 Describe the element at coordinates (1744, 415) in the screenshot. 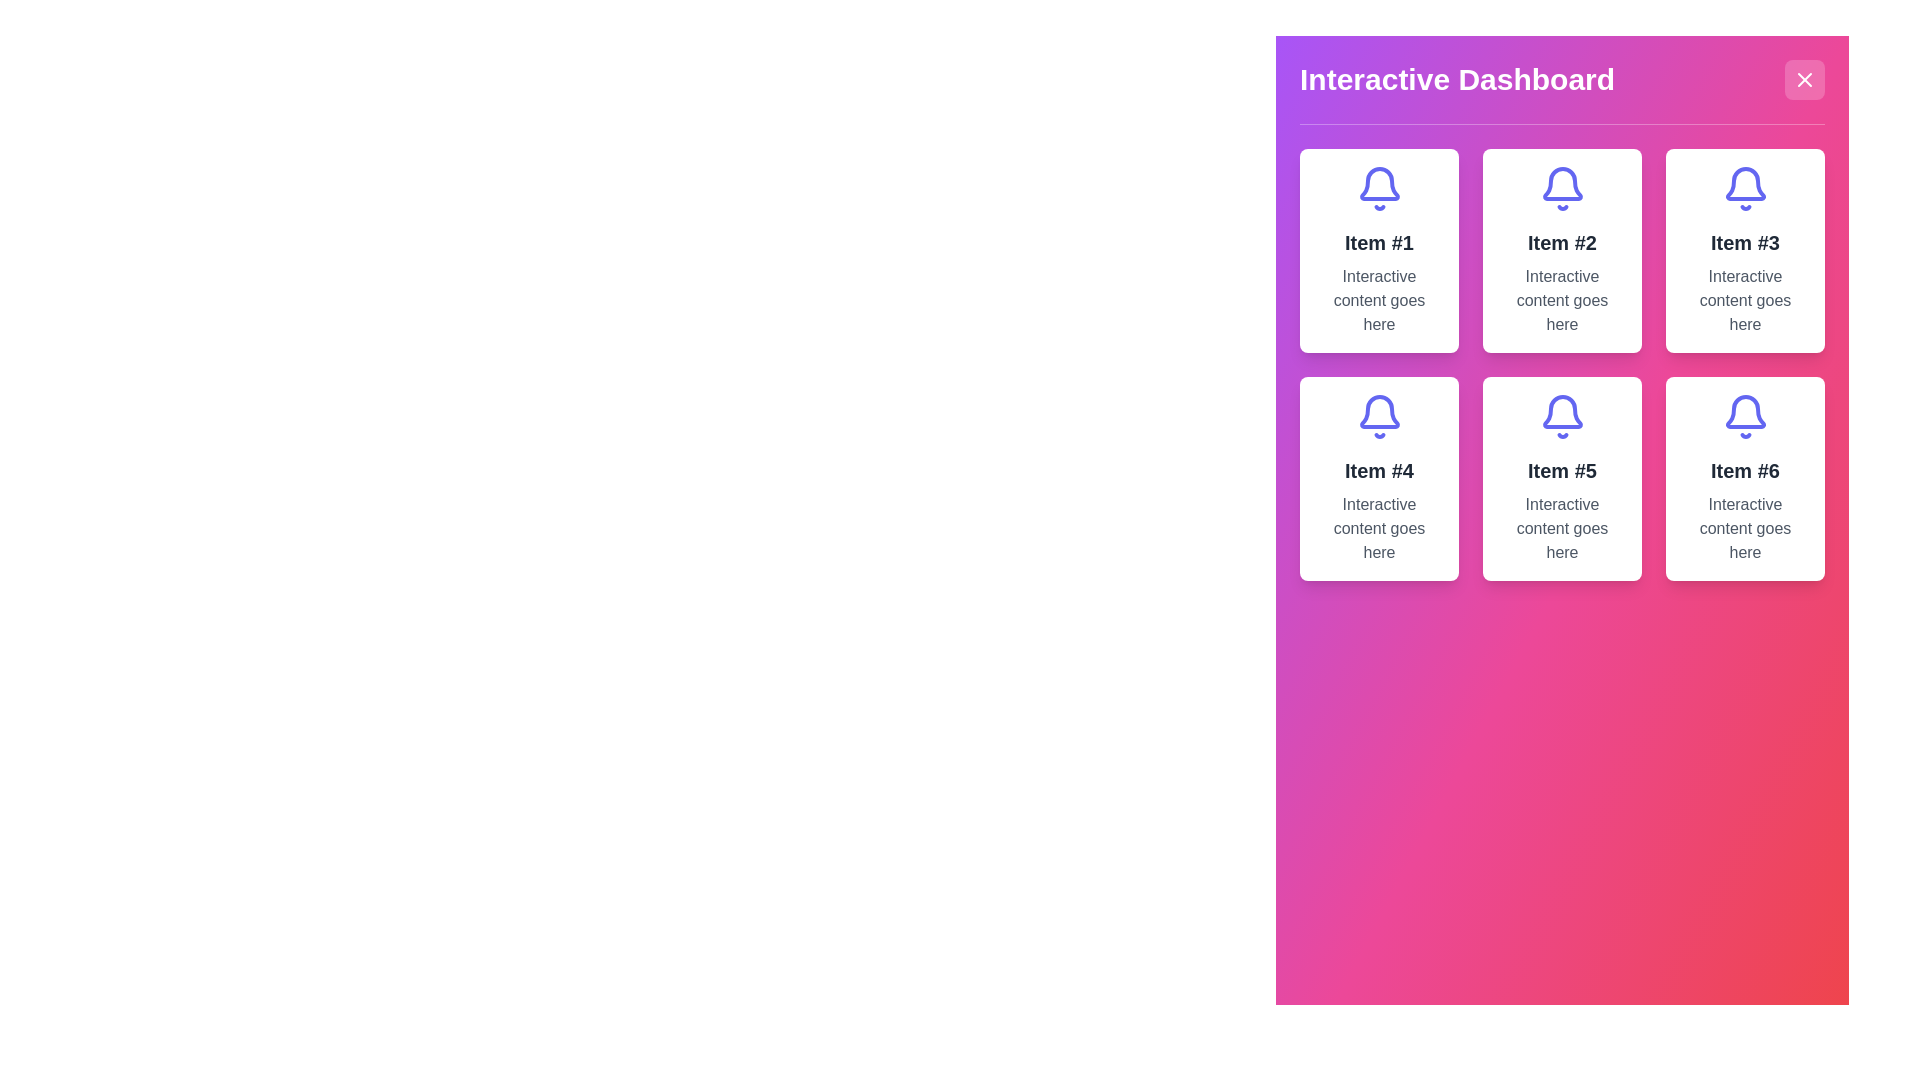

I see `the bell-shaped icon with a purple outline and white background, located centrally above the text 'Item #6' in the card labeled 'Item #6'` at that location.